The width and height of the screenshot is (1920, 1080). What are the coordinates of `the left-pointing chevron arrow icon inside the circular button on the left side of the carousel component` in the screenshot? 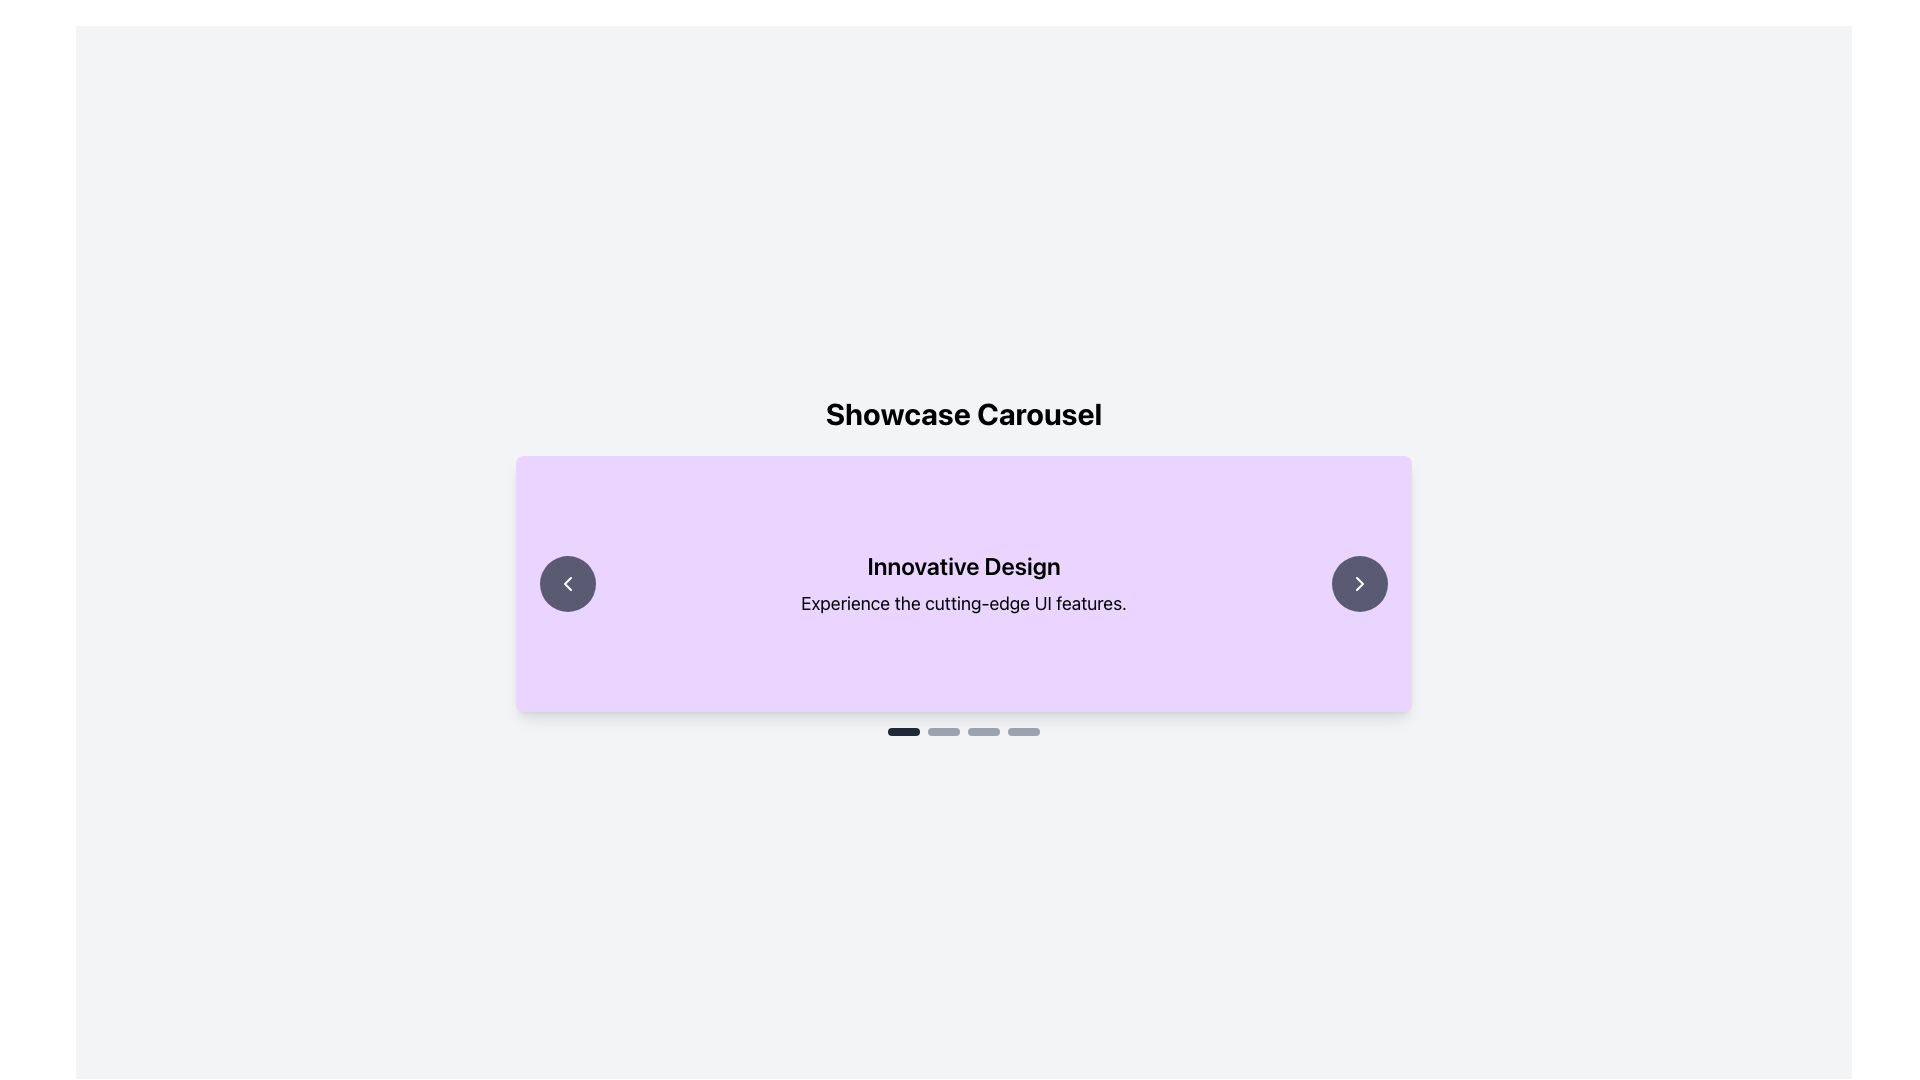 It's located at (566, 583).